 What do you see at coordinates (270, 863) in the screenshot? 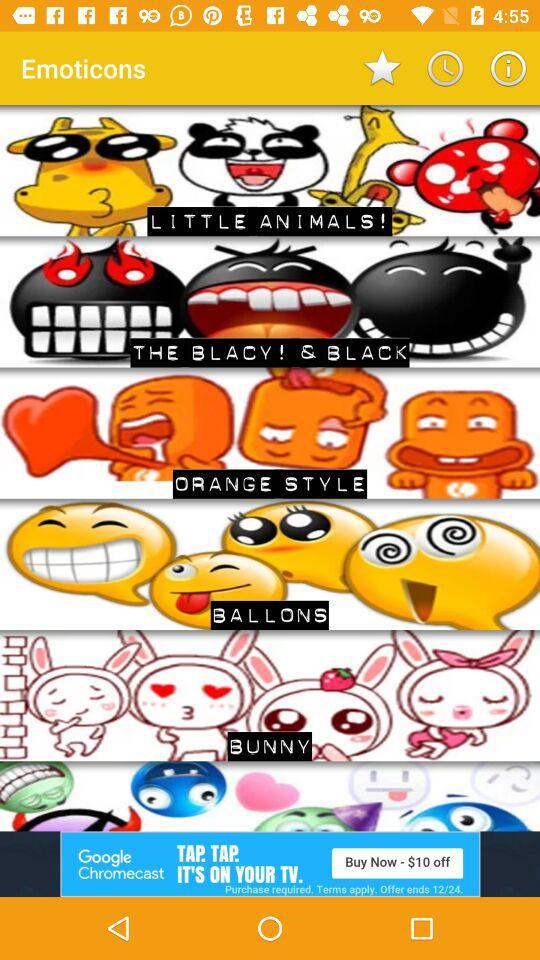
I see `buy` at bounding box center [270, 863].